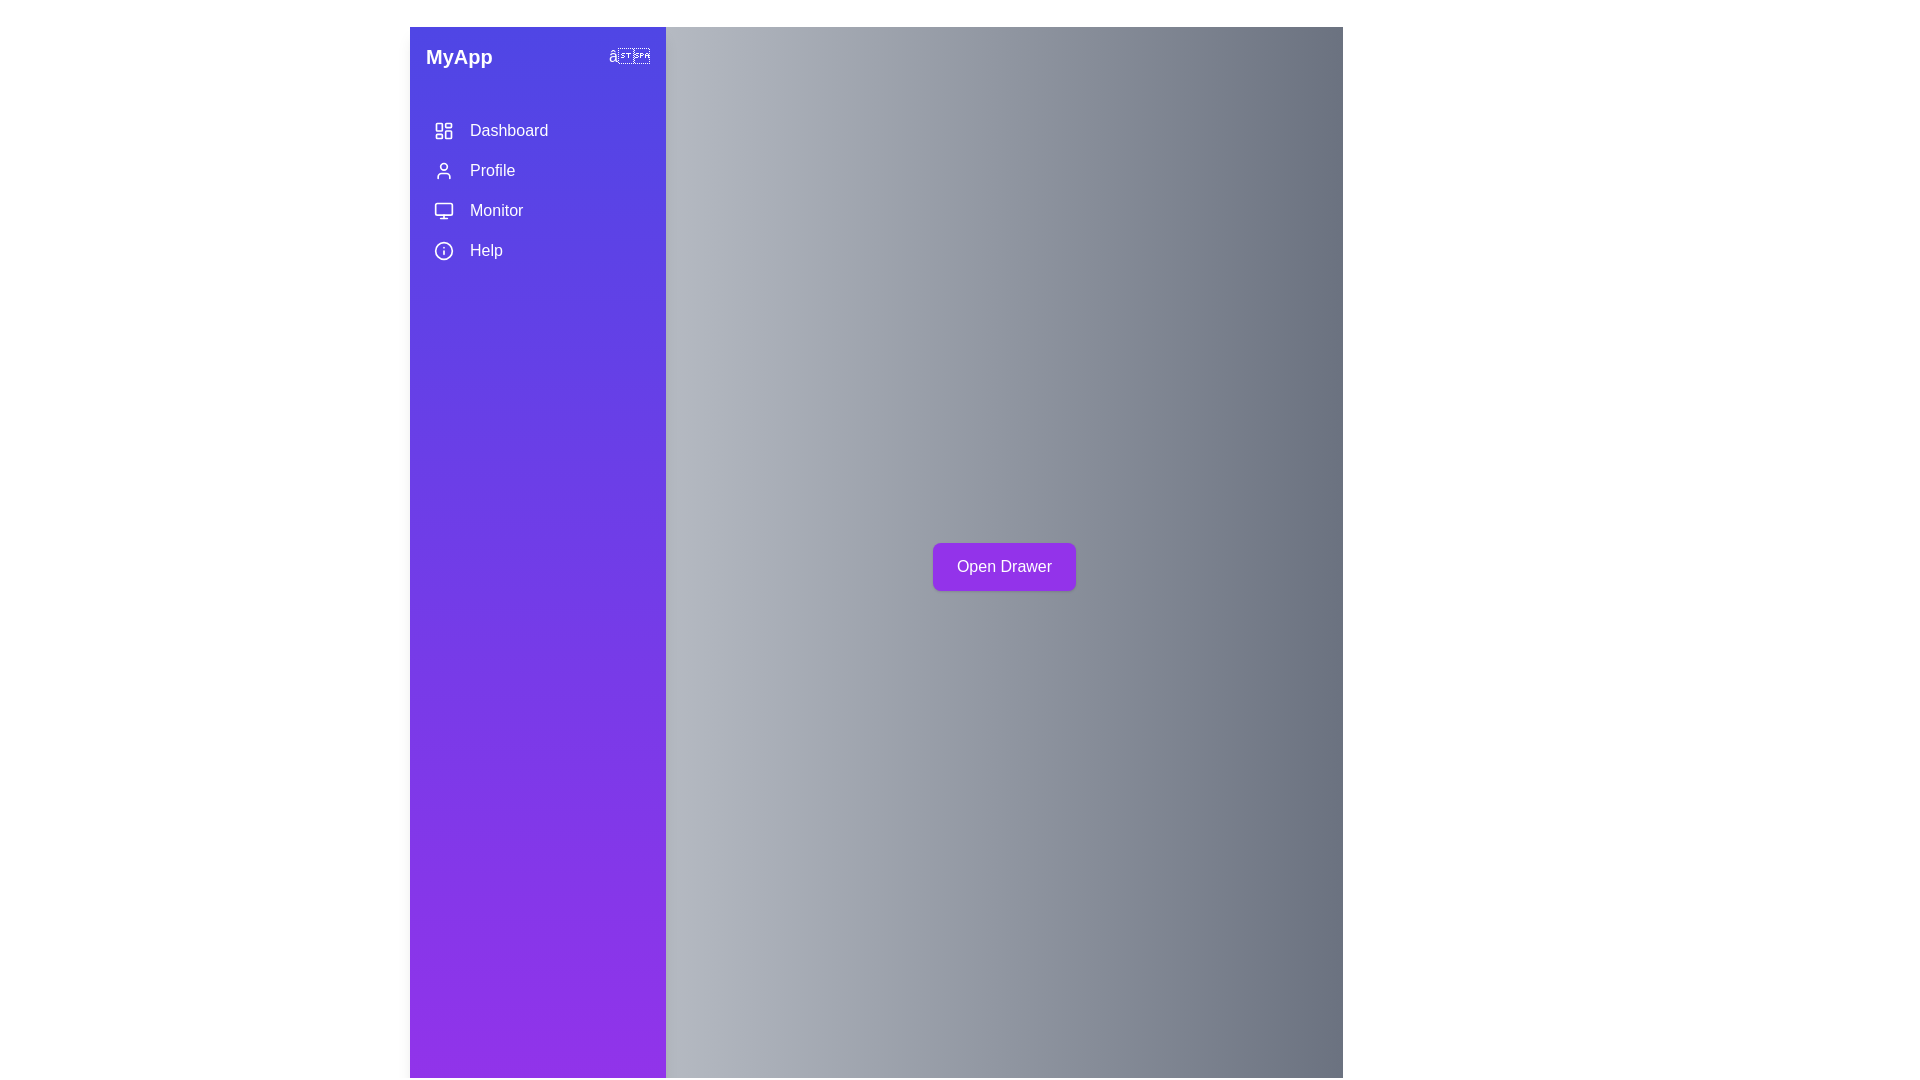  I want to click on close button to hide the drawer, so click(627, 56).